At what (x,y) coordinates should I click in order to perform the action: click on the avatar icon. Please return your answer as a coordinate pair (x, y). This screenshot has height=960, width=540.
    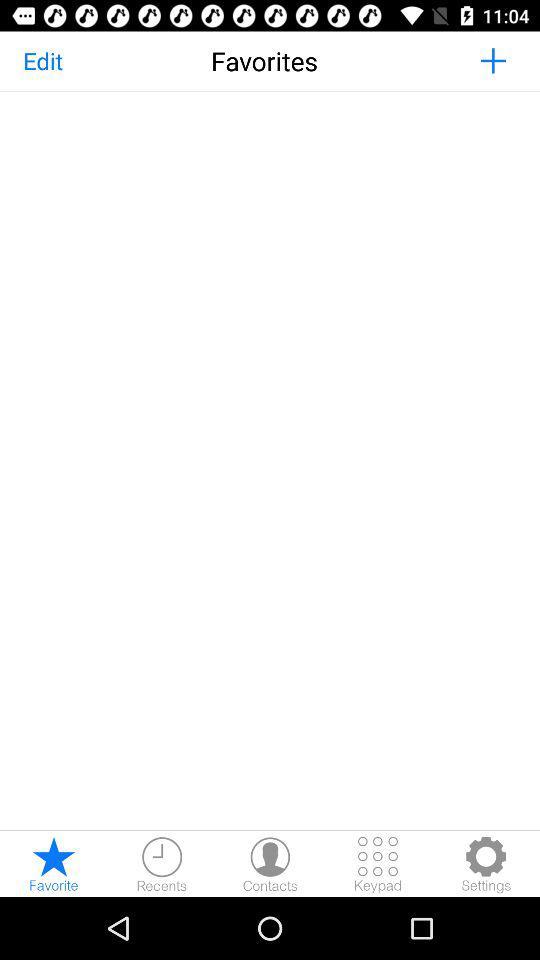
    Looking at the image, I should click on (270, 863).